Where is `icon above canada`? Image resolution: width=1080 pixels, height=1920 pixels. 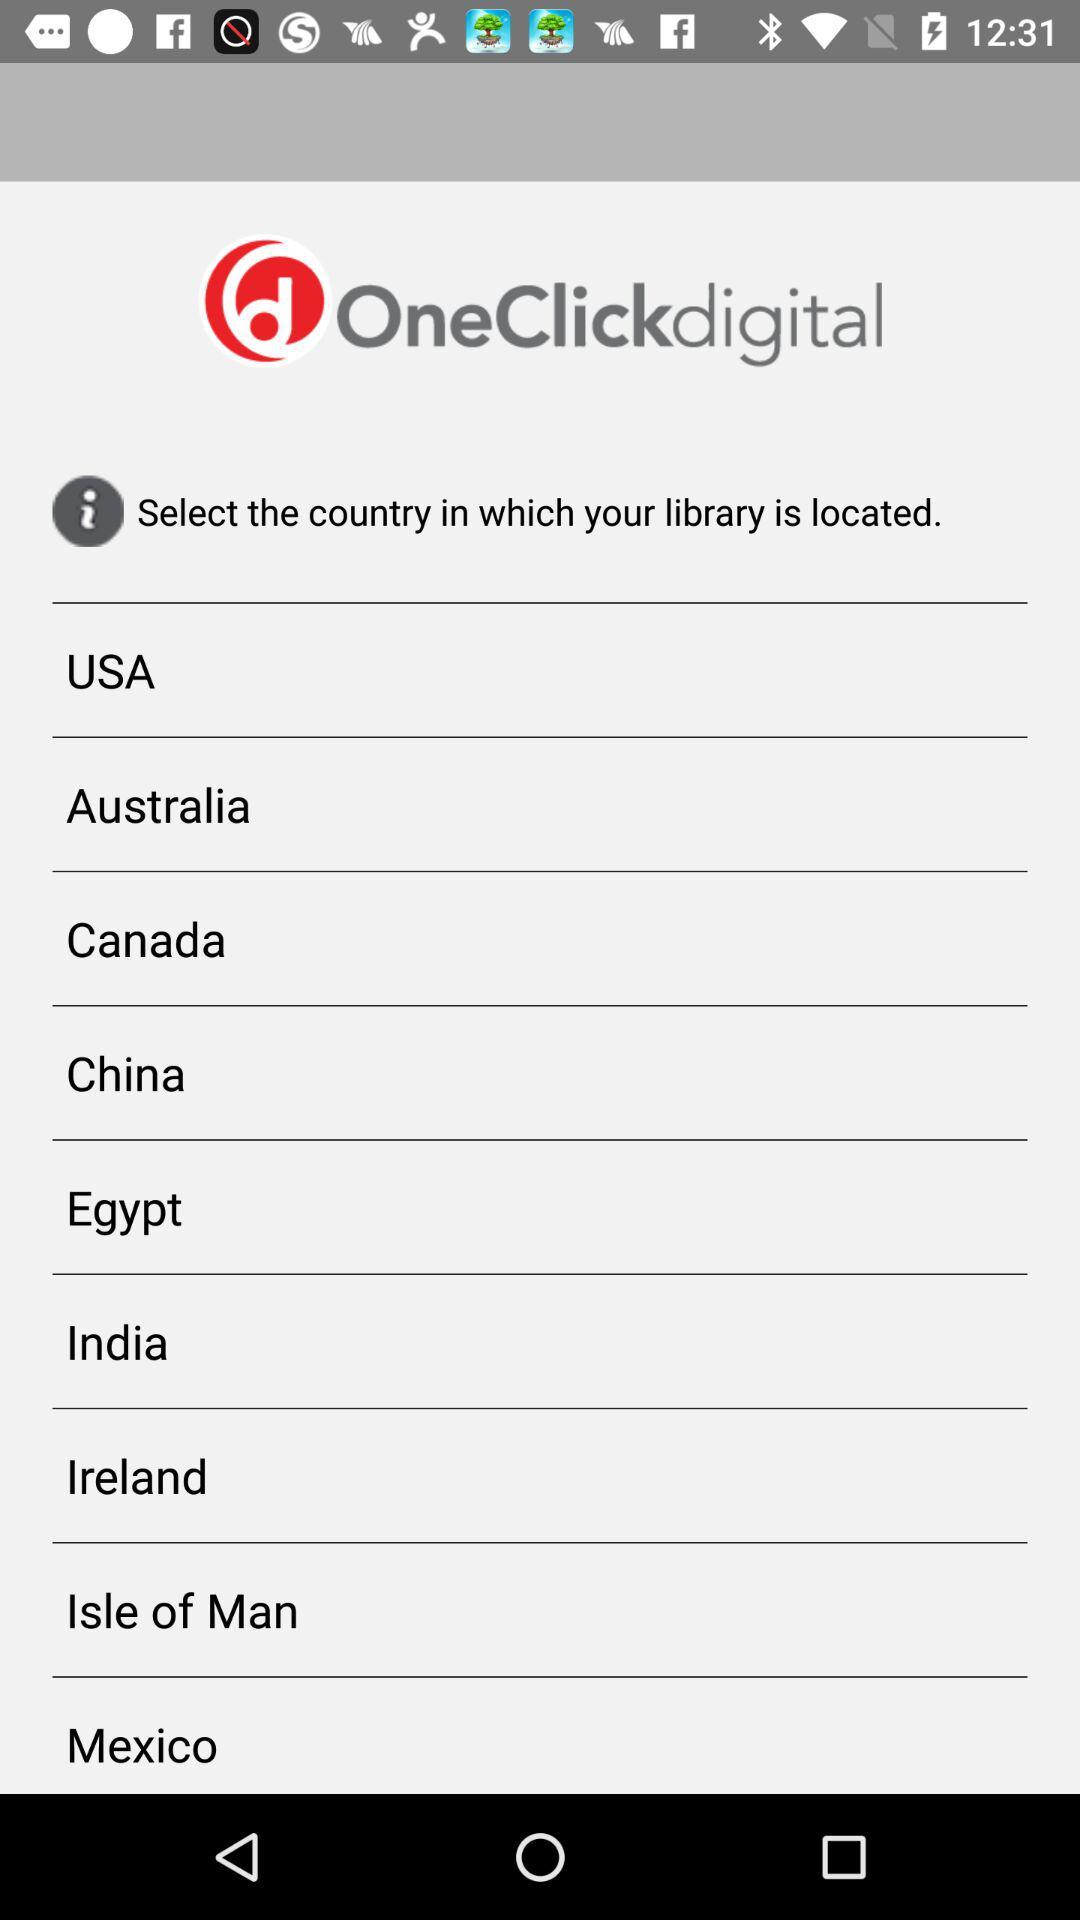 icon above canada is located at coordinates (540, 804).